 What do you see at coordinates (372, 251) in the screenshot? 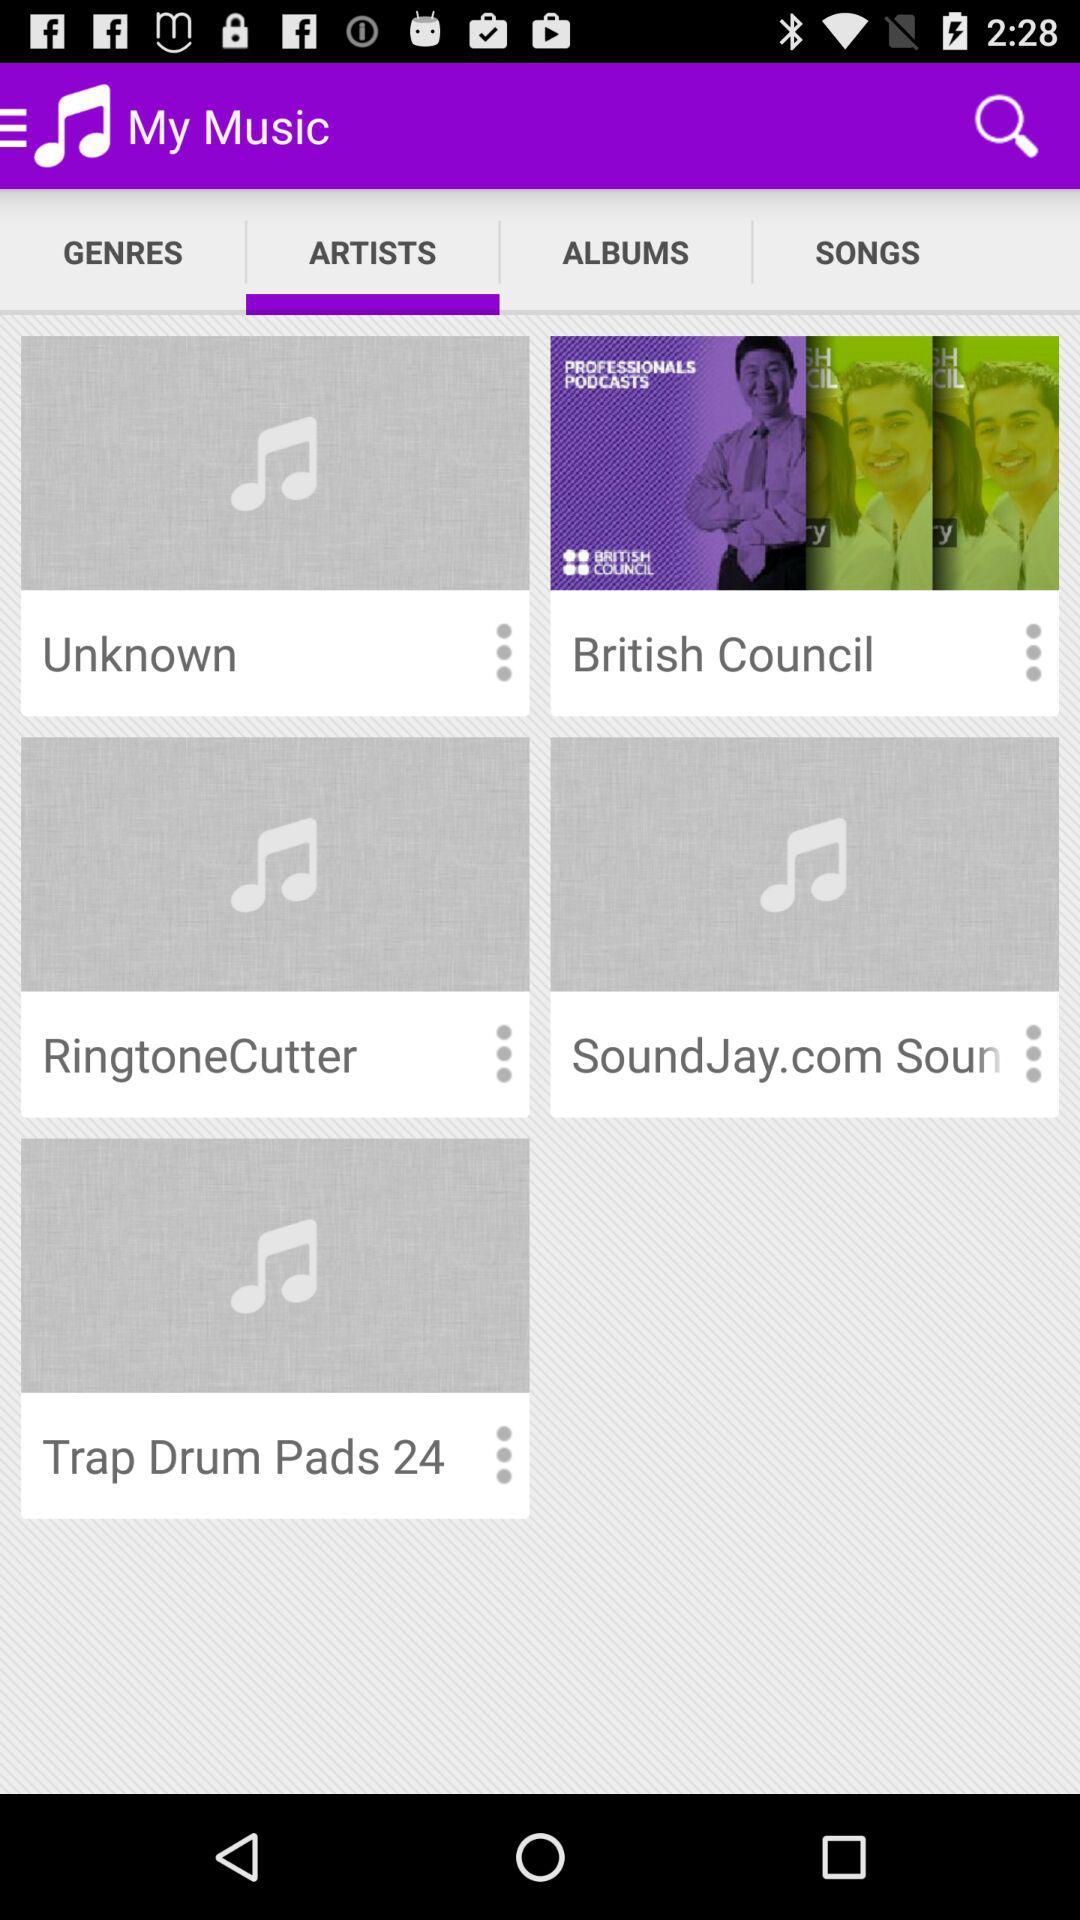
I see `the icon next to genres` at bounding box center [372, 251].